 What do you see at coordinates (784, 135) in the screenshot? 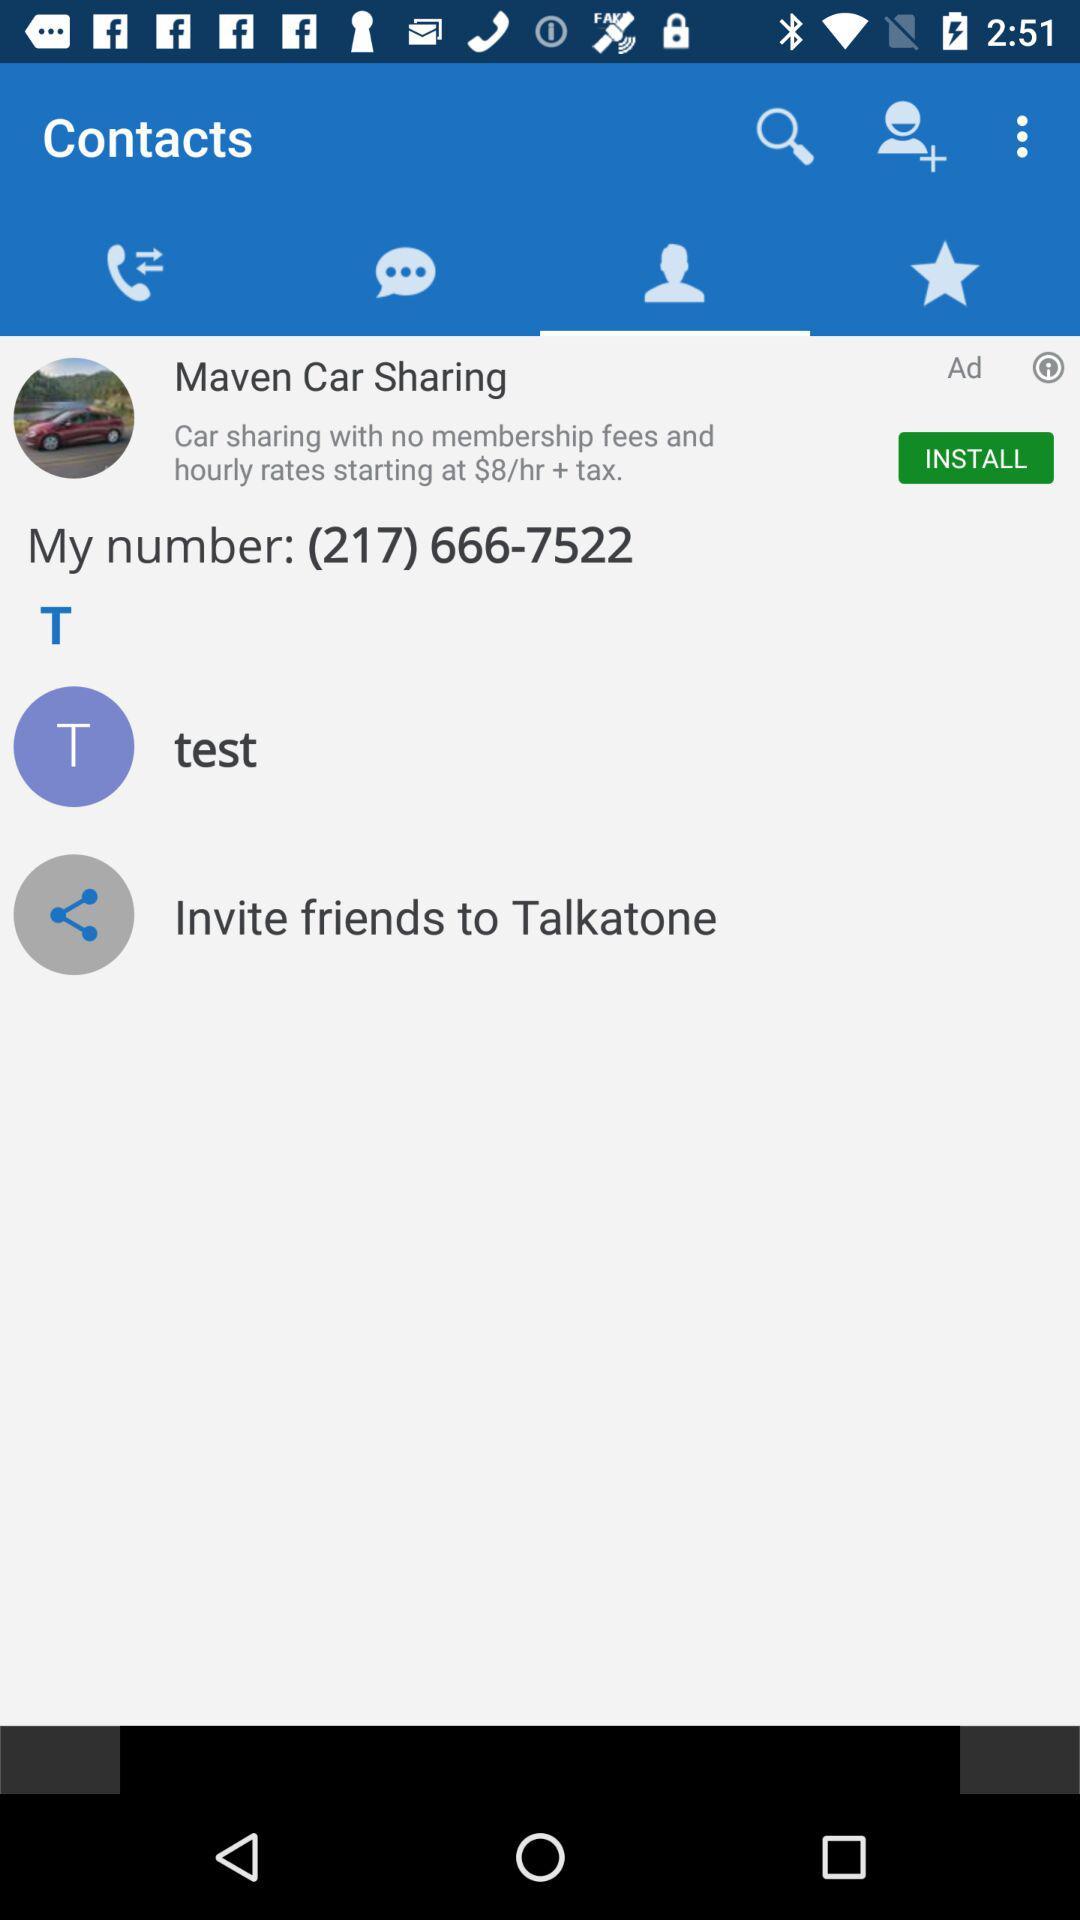
I see `search contacts` at bounding box center [784, 135].